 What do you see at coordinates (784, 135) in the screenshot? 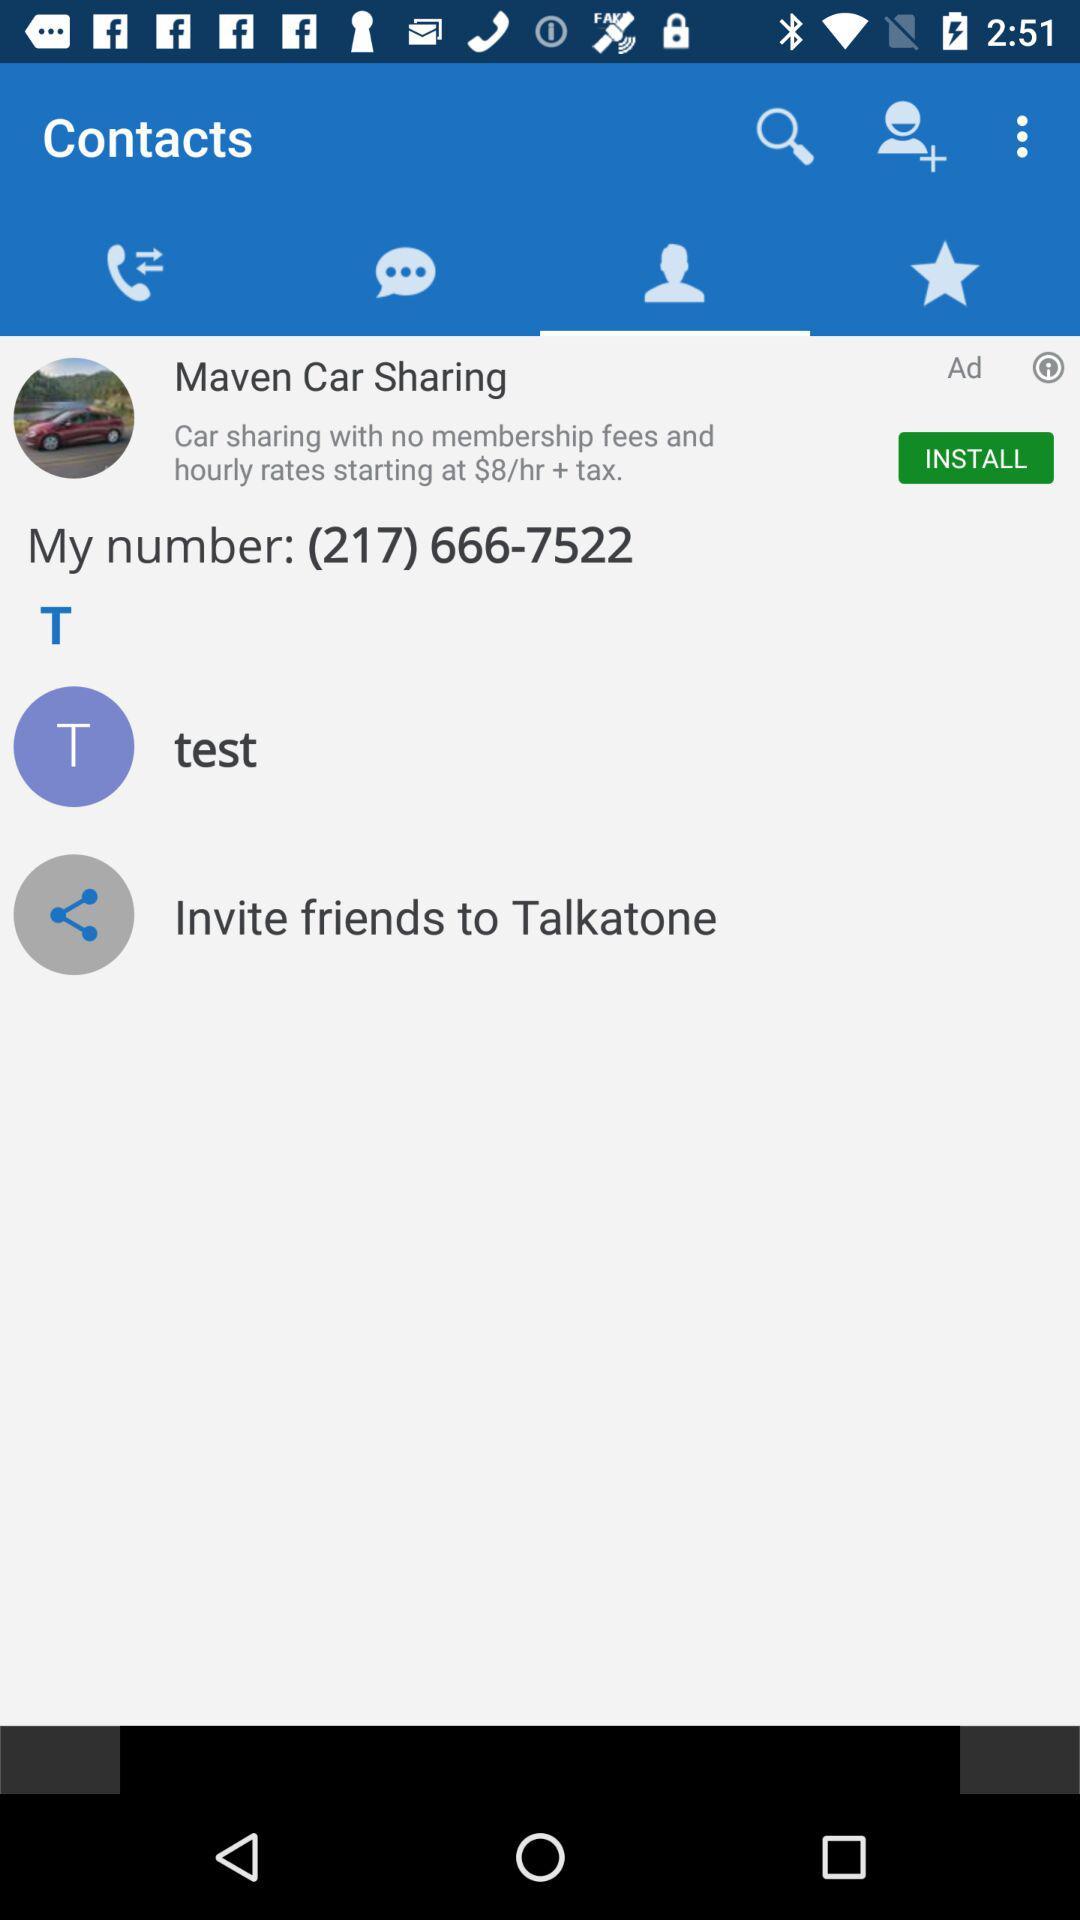
I see `search contacts` at bounding box center [784, 135].